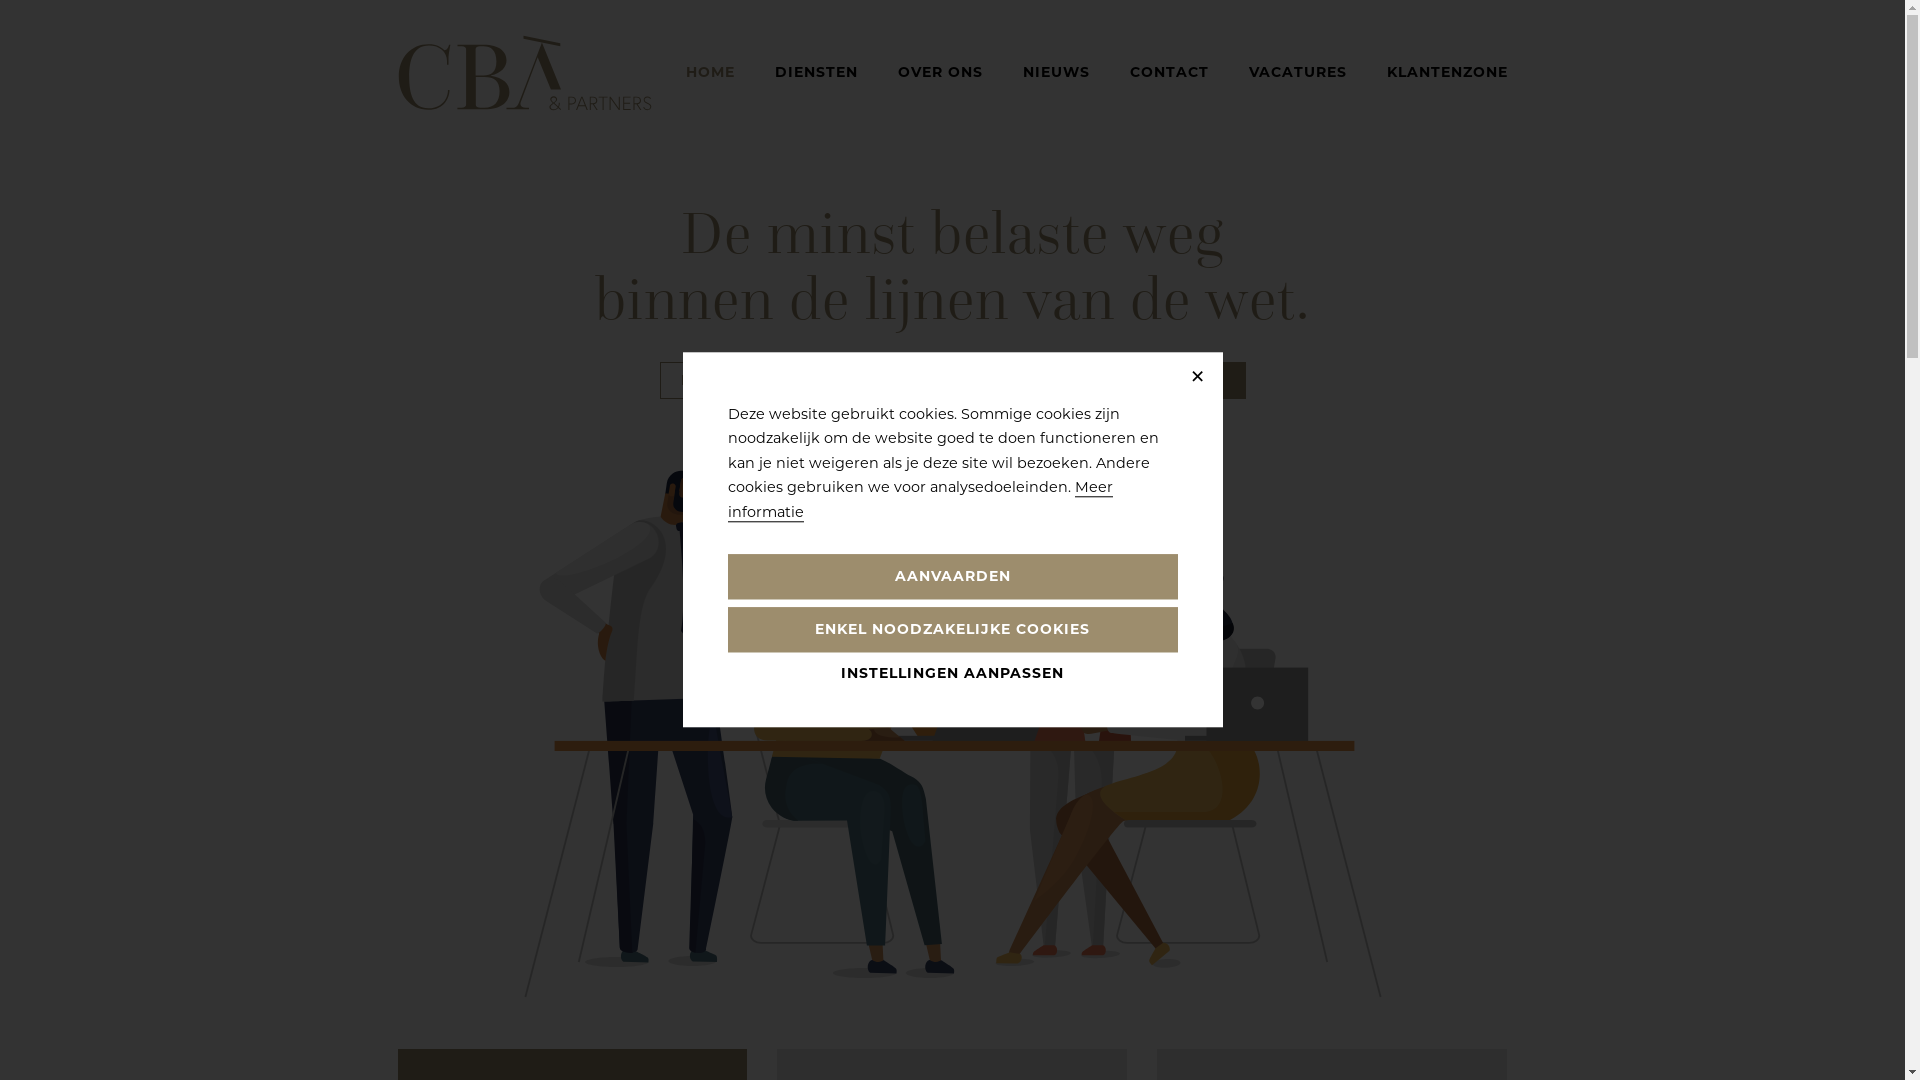  What do you see at coordinates (1129, 71) in the screenshot?
I see `'CONTACT'` at bounding box center [1129, 71].